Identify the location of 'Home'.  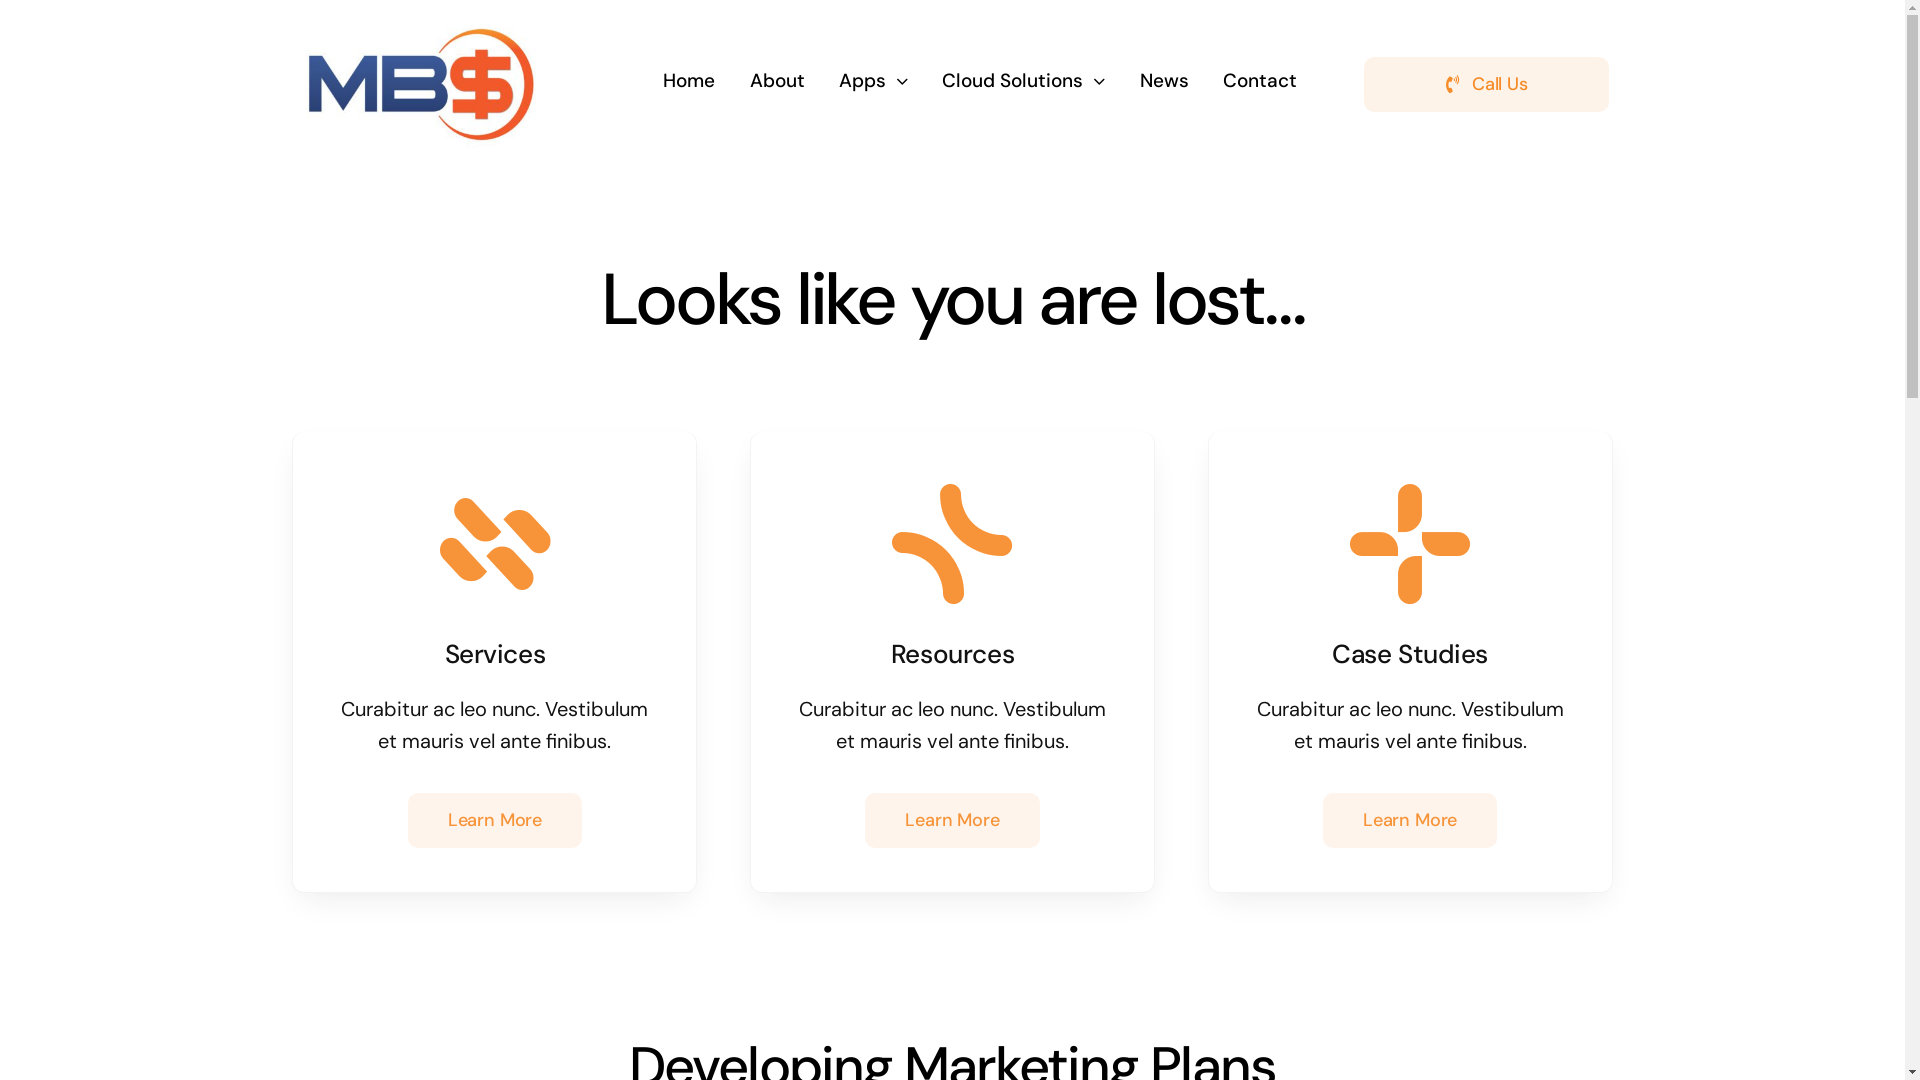
(689, 80).